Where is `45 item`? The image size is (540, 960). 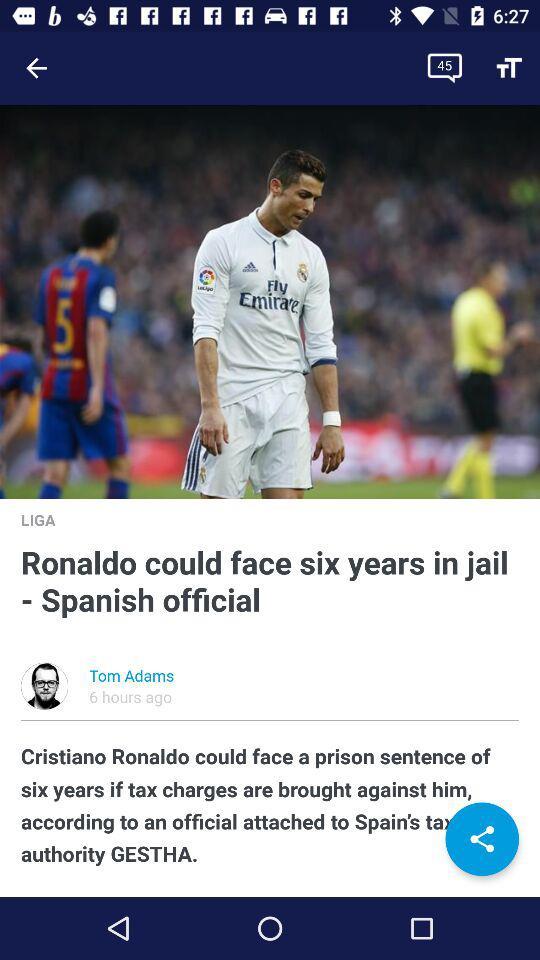
45 item is located at coordinates (444, 68).